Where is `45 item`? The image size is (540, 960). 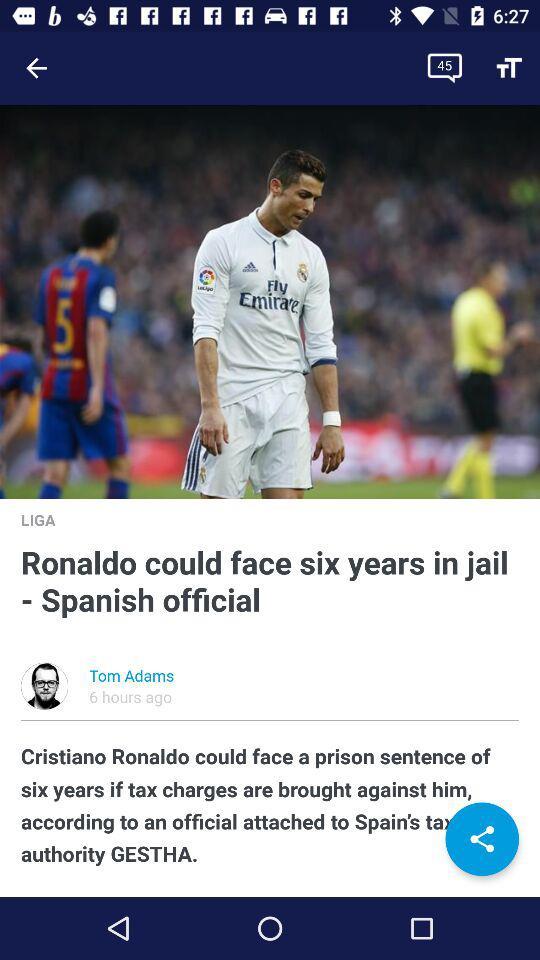
45 item is located at coordinates (444, 68).